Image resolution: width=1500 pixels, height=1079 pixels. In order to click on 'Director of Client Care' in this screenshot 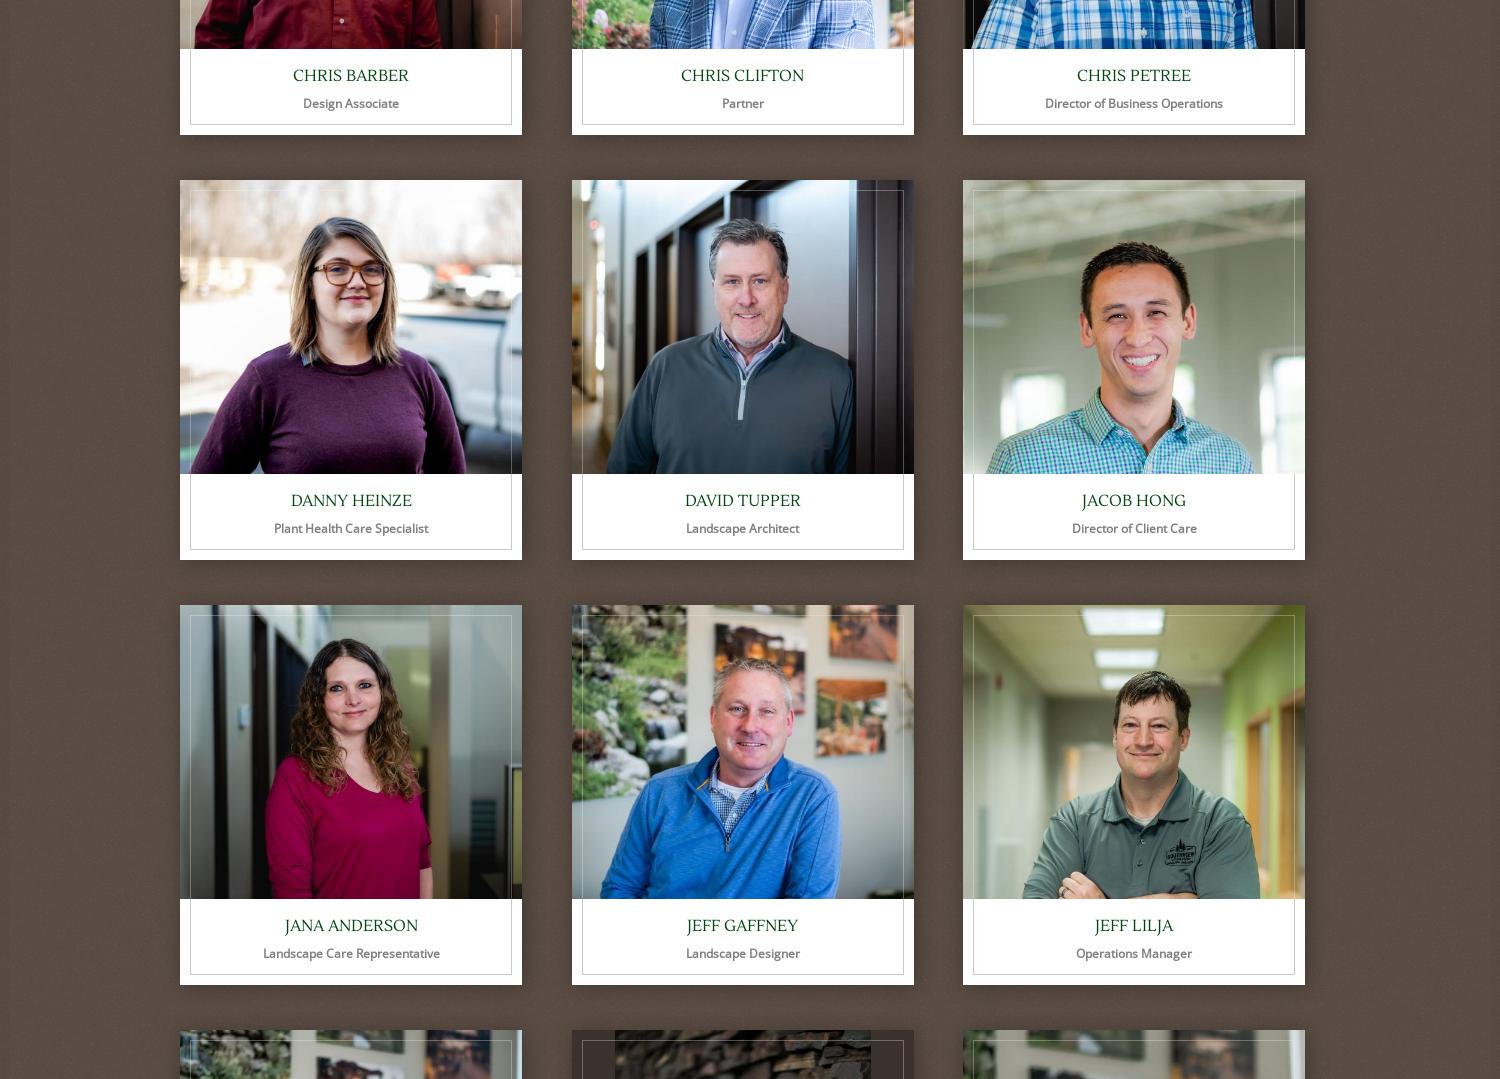, I will do `click(1133, 528)`.